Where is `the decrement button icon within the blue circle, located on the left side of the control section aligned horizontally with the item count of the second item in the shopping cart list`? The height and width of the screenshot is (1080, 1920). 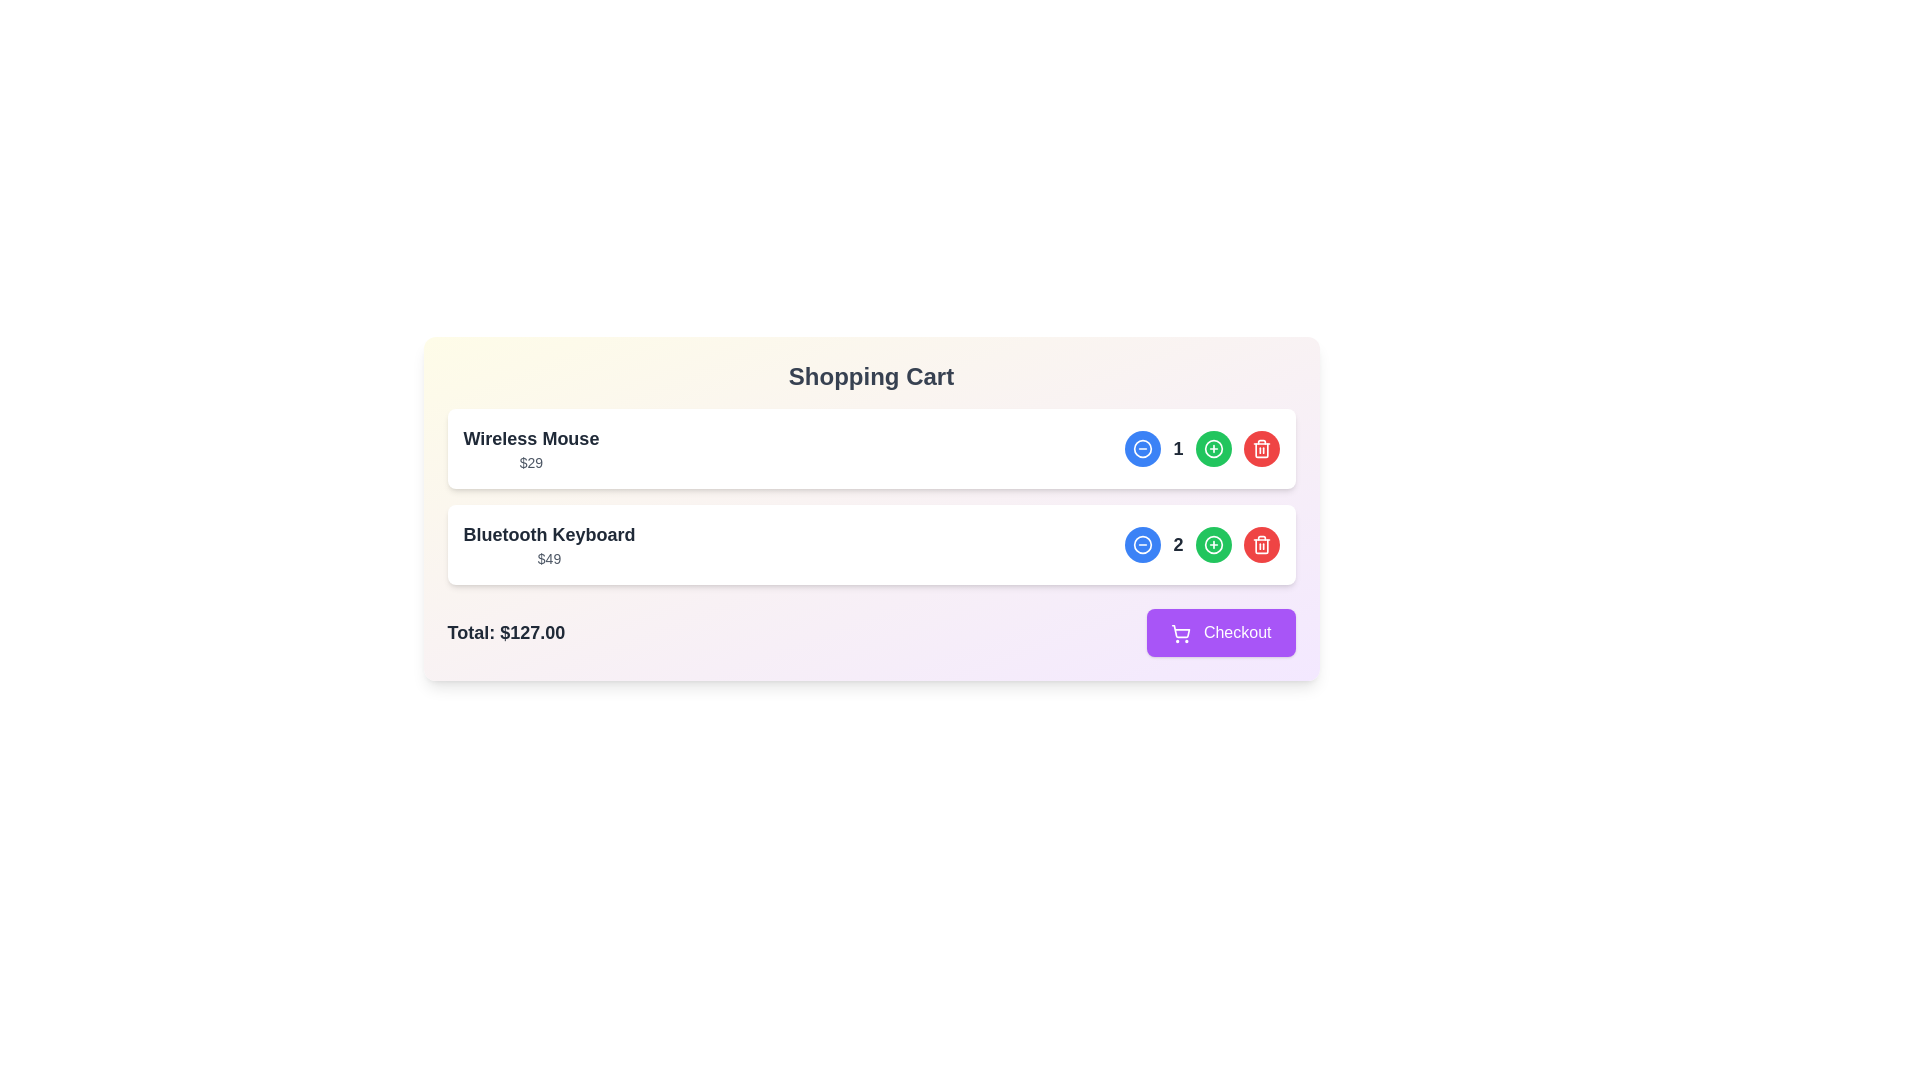 the decrement button icon within the blue circle, located on the left side of the control section aligned horizontally with the item count of the second item in the shopping cart list is located at coordinates (1143, 544).